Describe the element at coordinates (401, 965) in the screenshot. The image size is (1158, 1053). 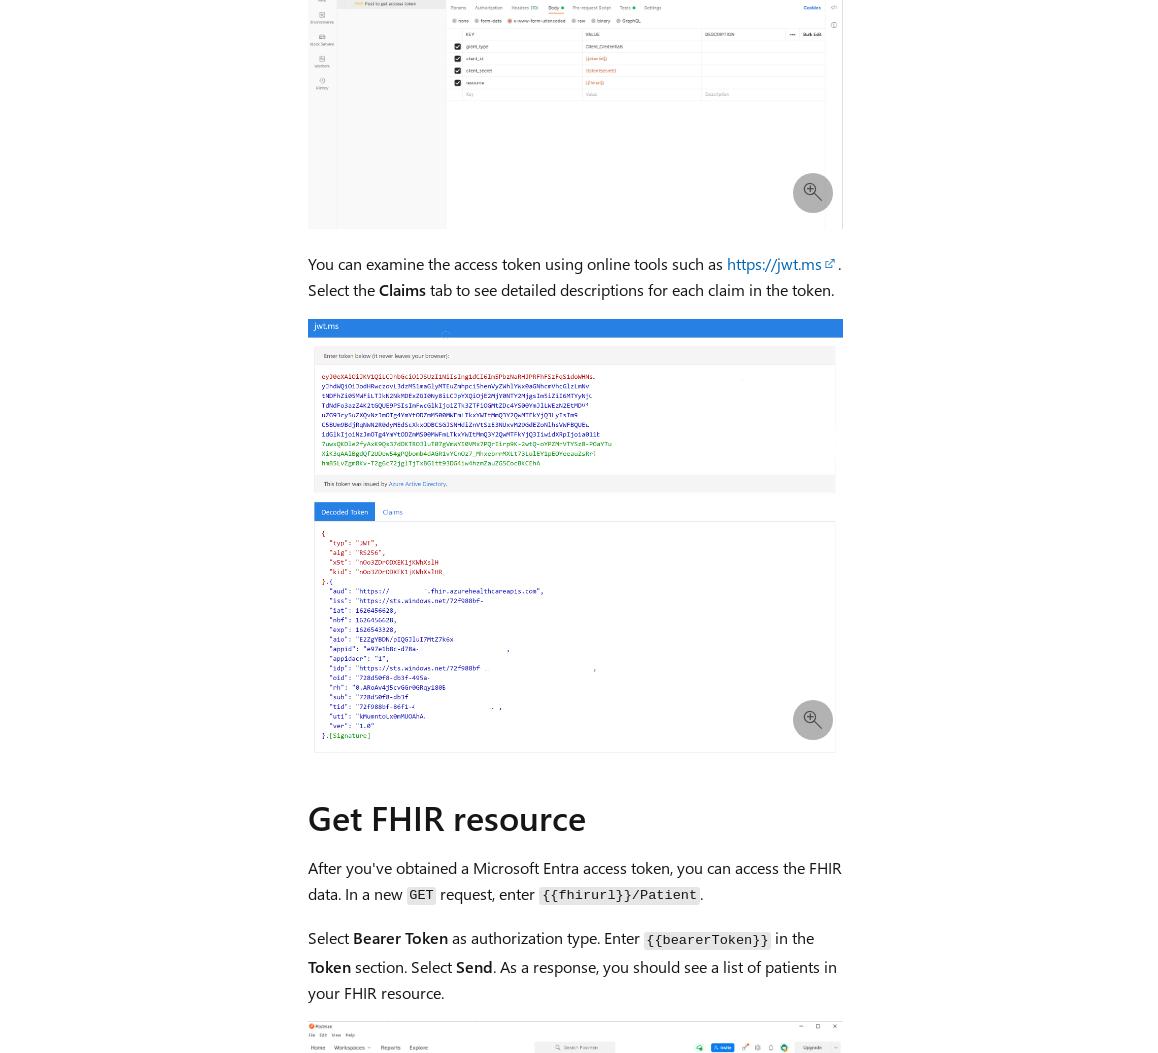
I see `'section. Select'` at that location.